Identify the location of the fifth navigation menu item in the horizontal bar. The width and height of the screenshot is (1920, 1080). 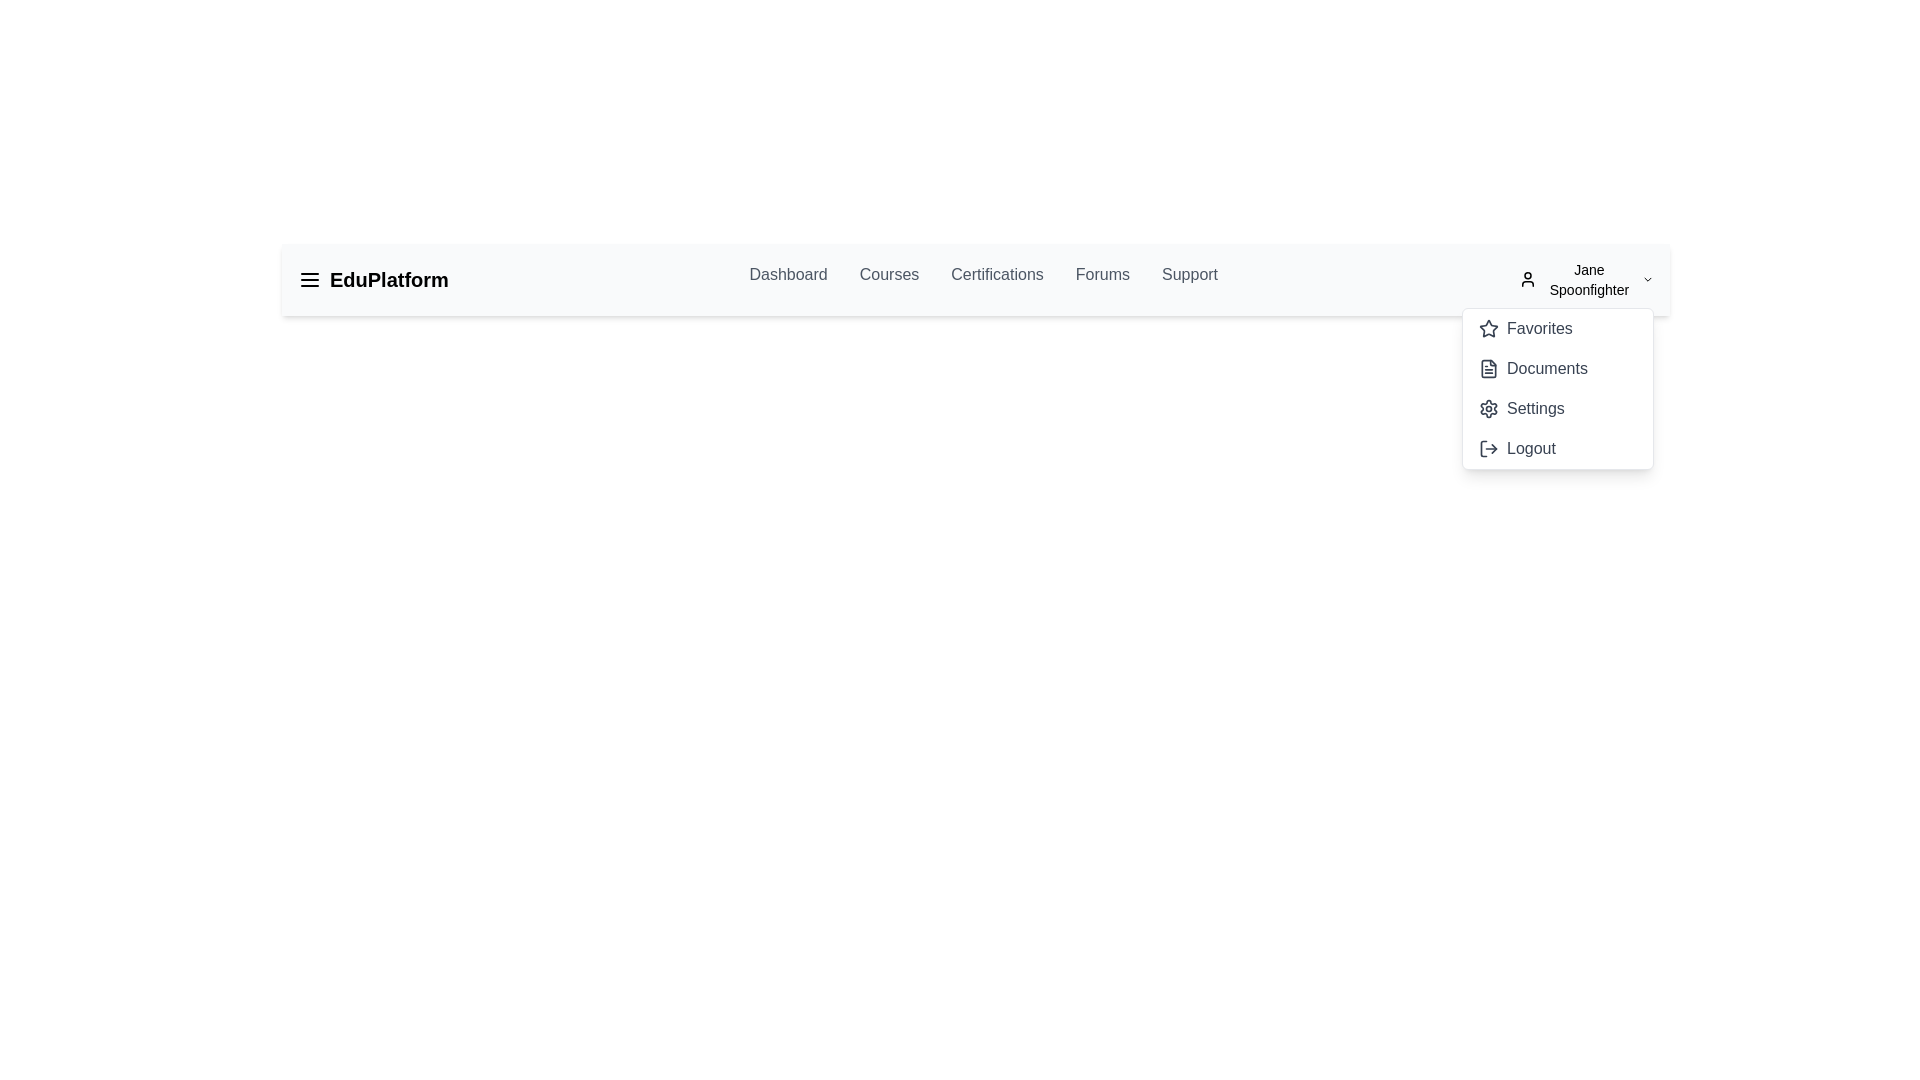
(1190, 280).